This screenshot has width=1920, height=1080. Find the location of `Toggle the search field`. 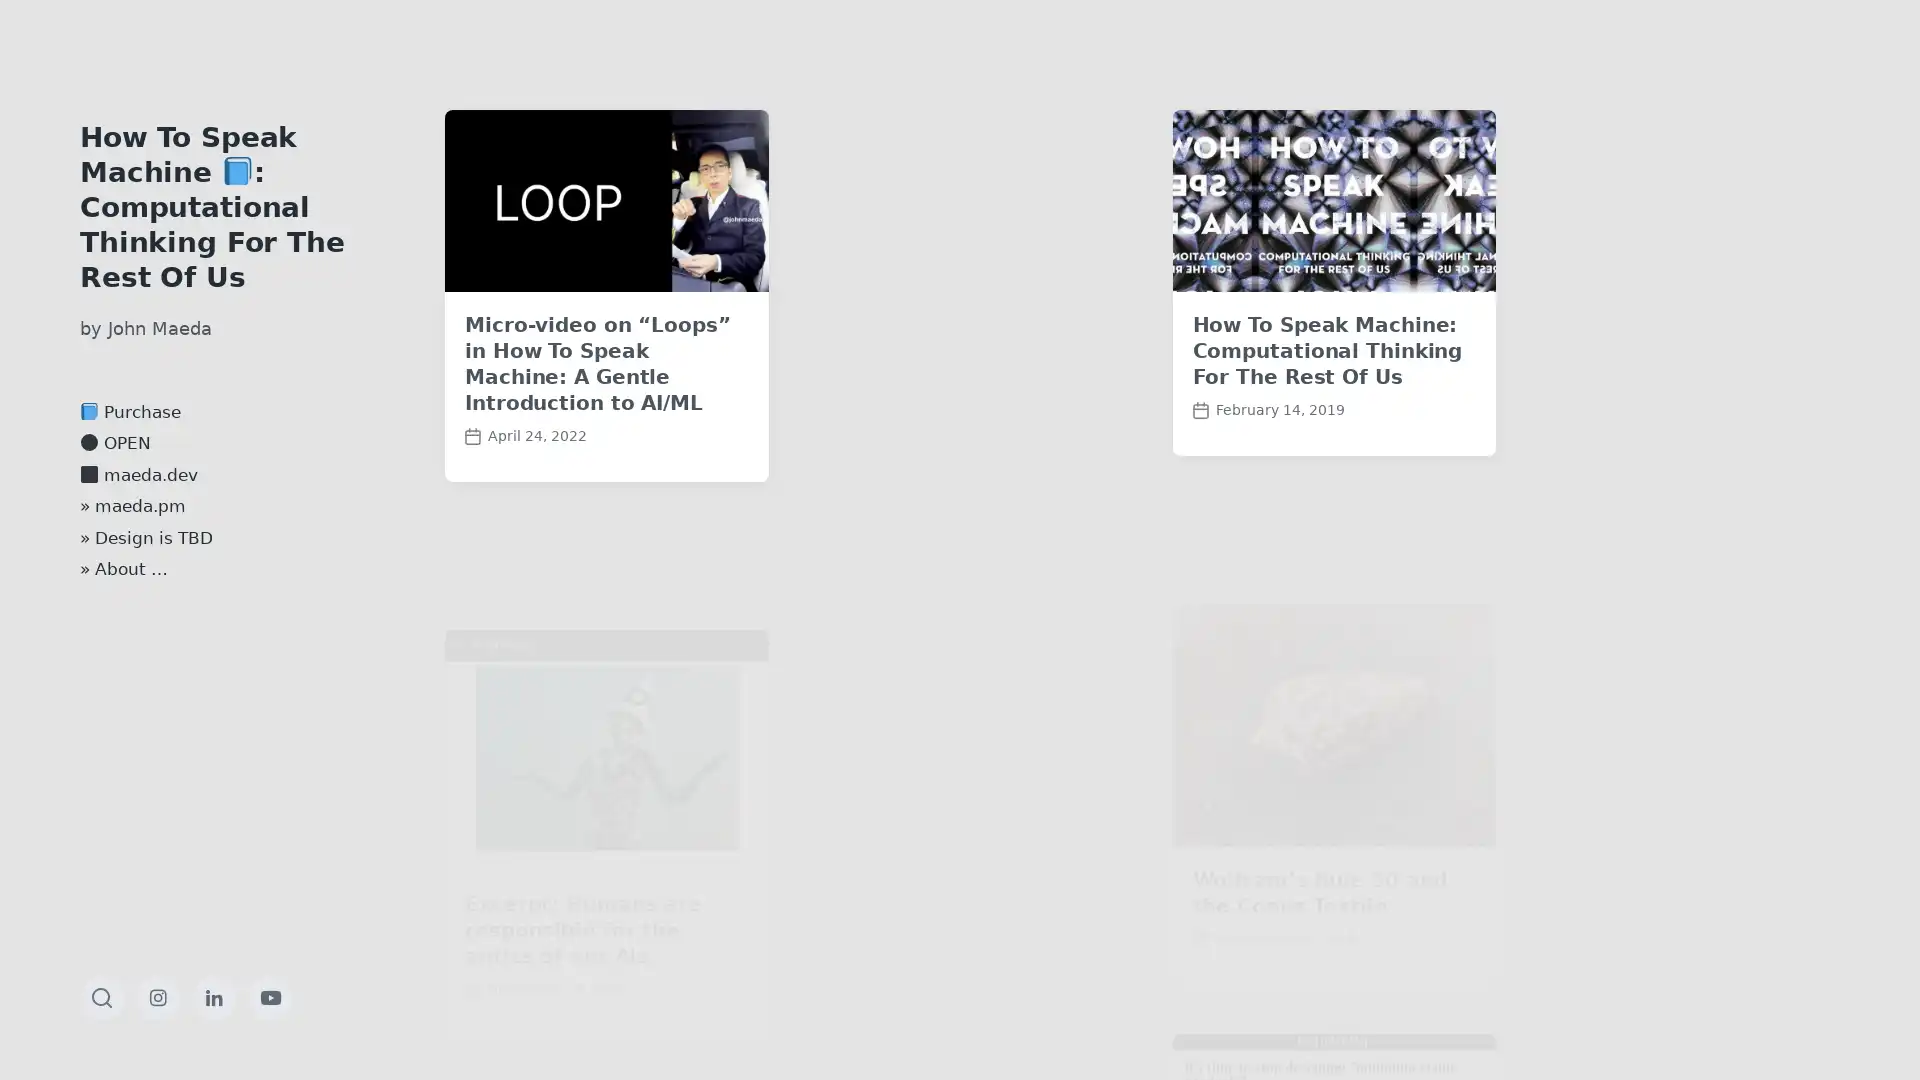

Toggle the search field is located at coordinates (100, 998).